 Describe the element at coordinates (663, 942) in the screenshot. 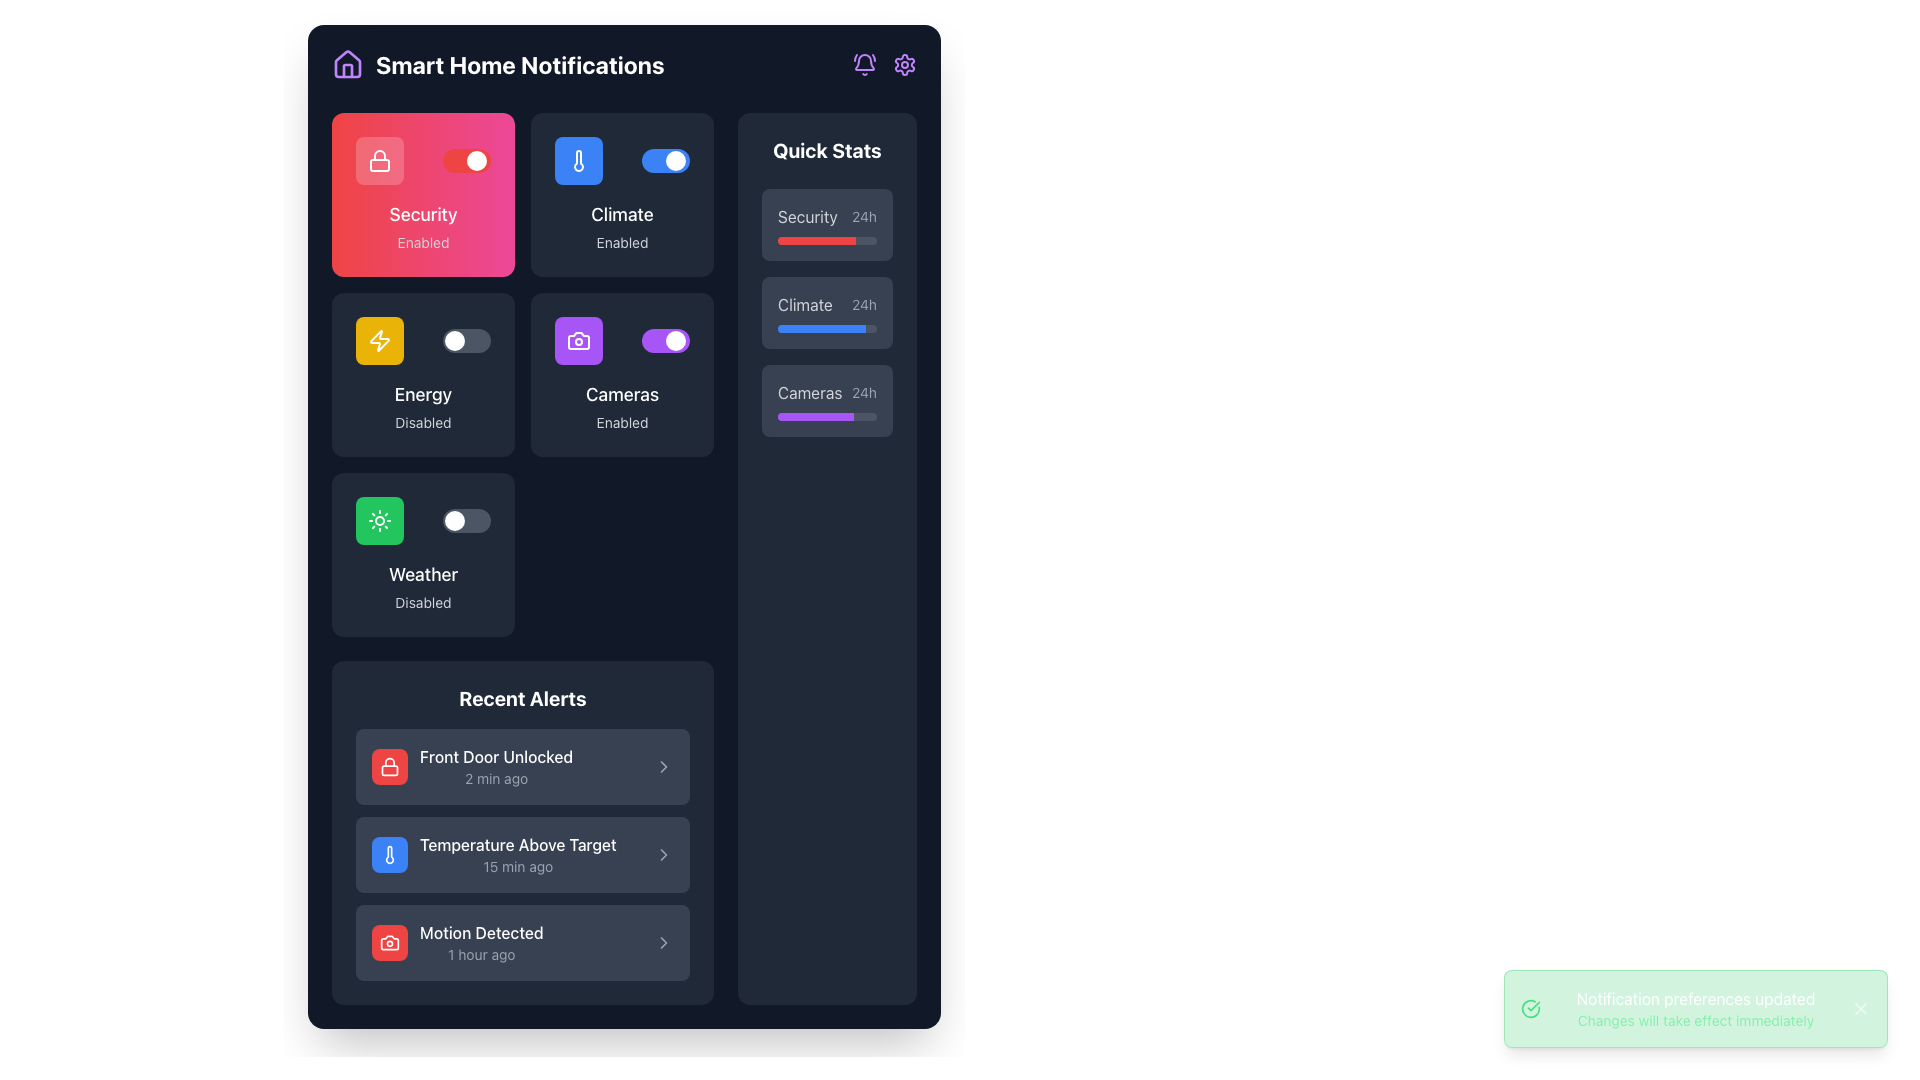

I see `the navigation indicator icon located in the top-right corner of the 'Motion Detected' card` at that location.